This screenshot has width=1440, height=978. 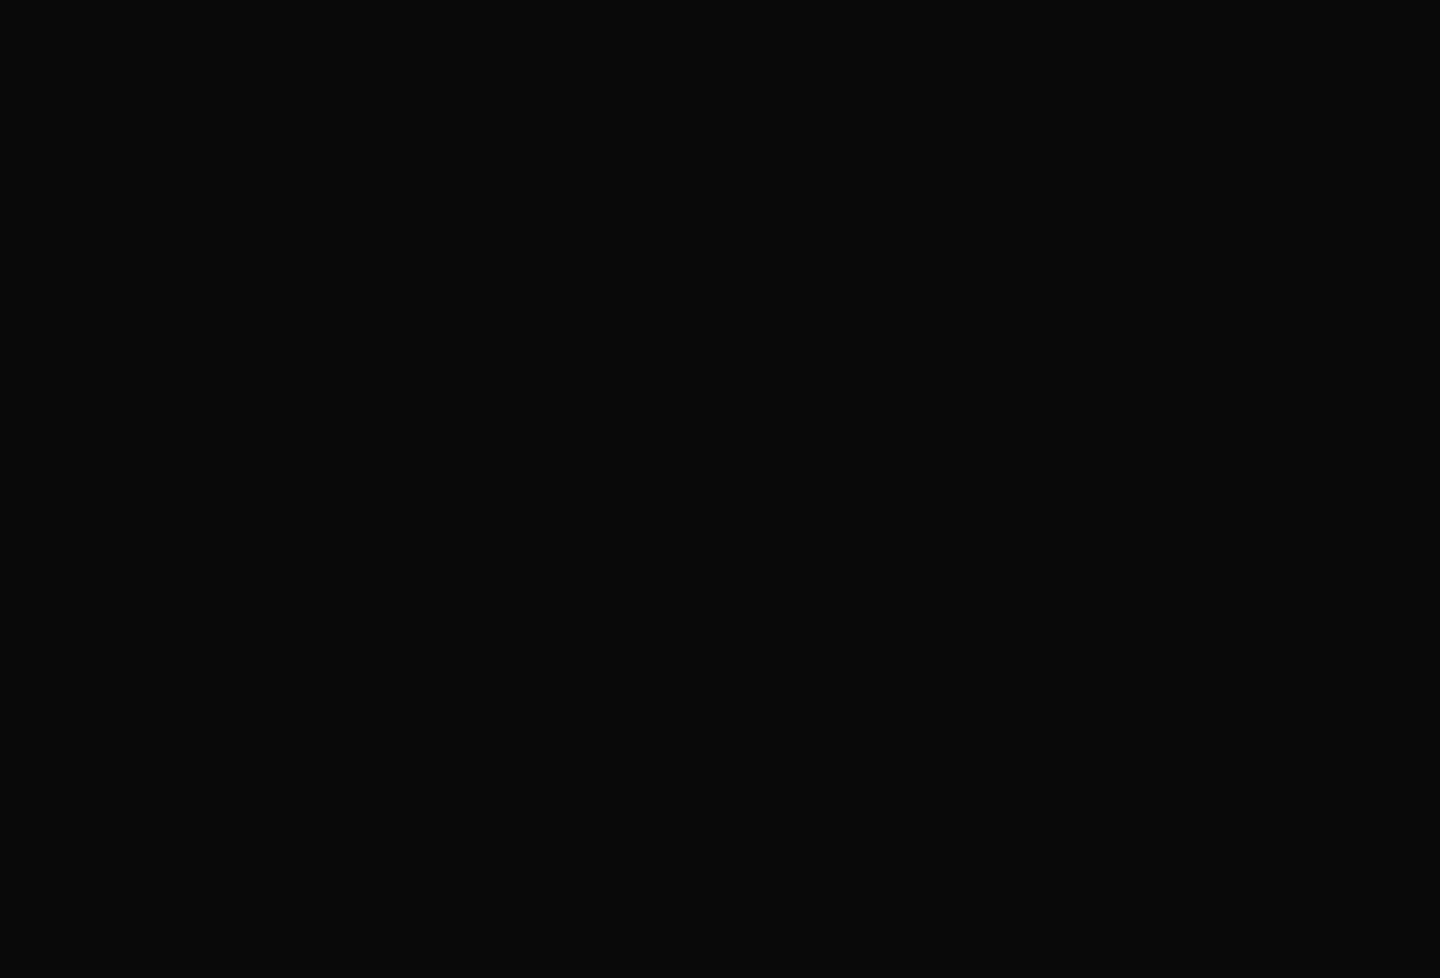 What do you see at coordinates (1049, 58) in the screenshot?
I see `'The Fitzgerald Theater'` at bounding box center [1049, 58].